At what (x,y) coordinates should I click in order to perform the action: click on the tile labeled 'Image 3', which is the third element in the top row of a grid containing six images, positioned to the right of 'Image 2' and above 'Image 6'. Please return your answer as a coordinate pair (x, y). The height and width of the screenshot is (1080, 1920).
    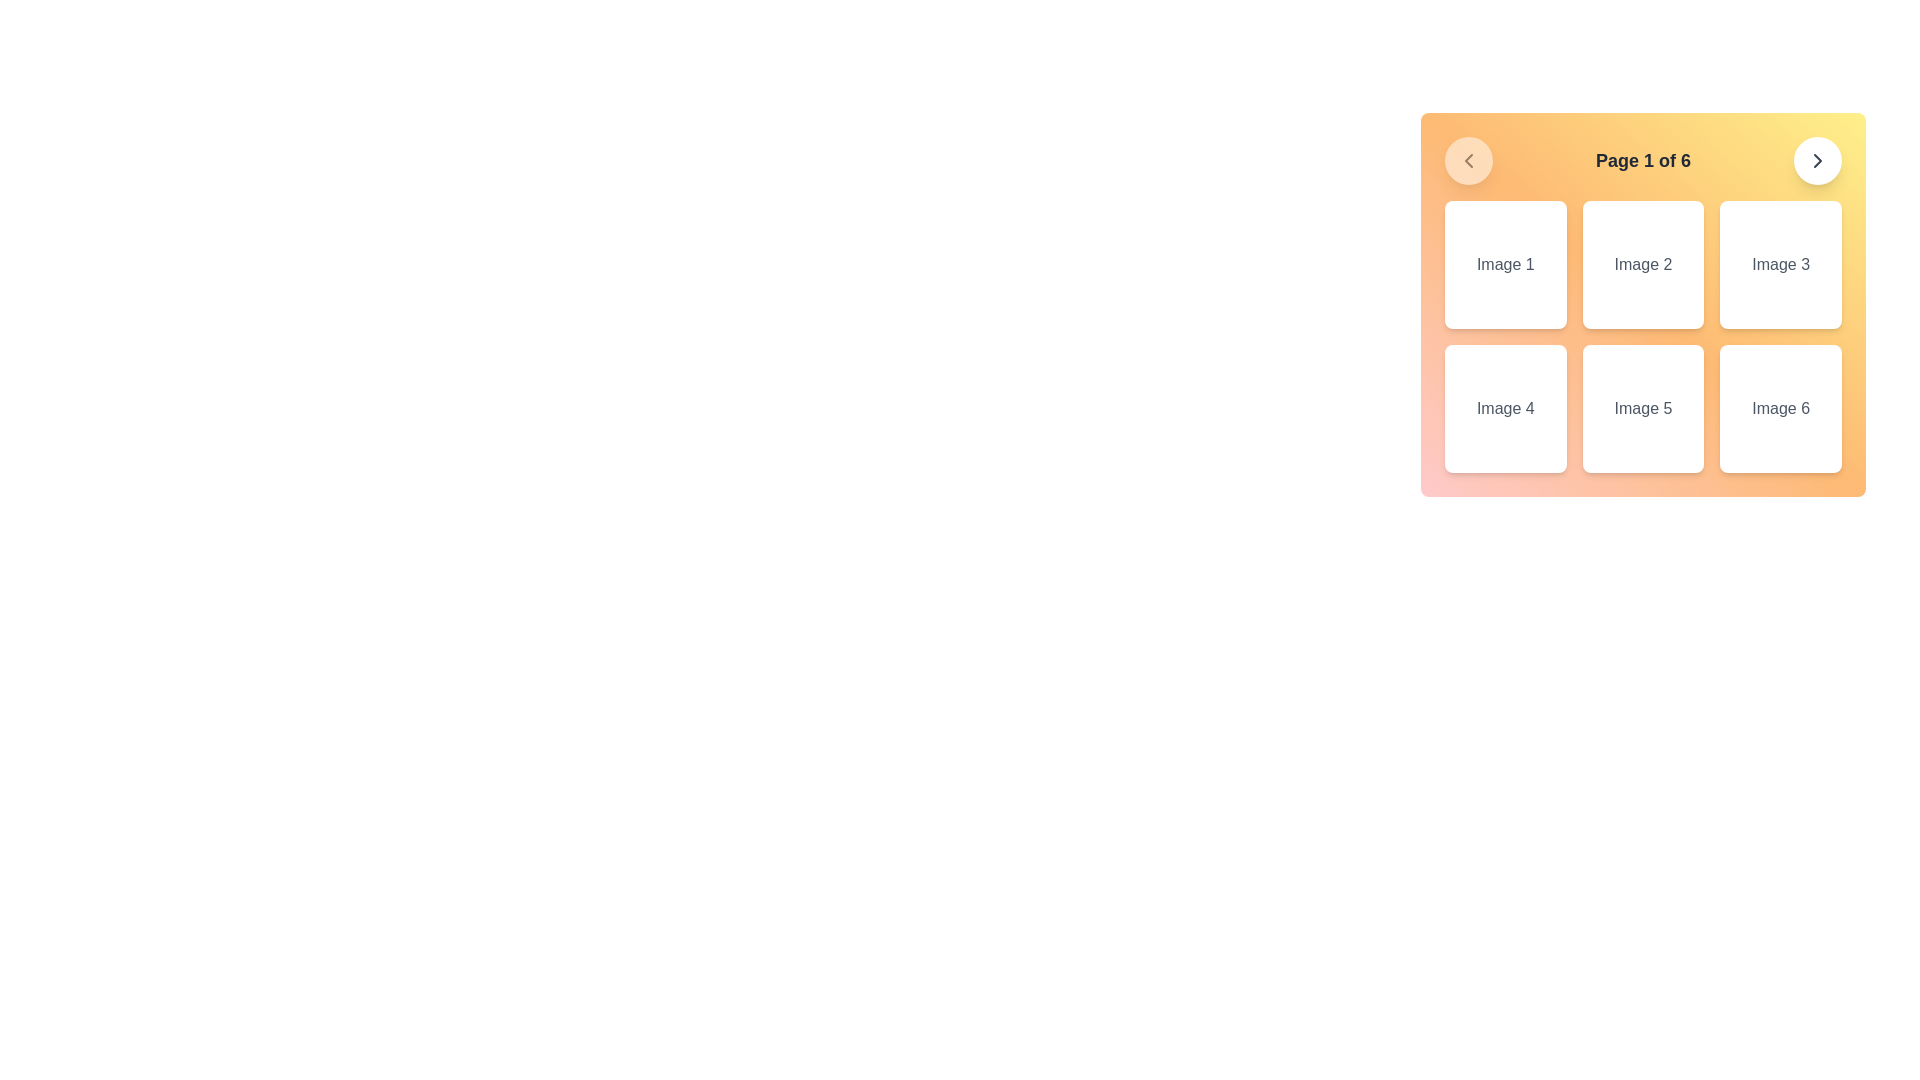
    Looking at the image, I should click on (1781, 264).